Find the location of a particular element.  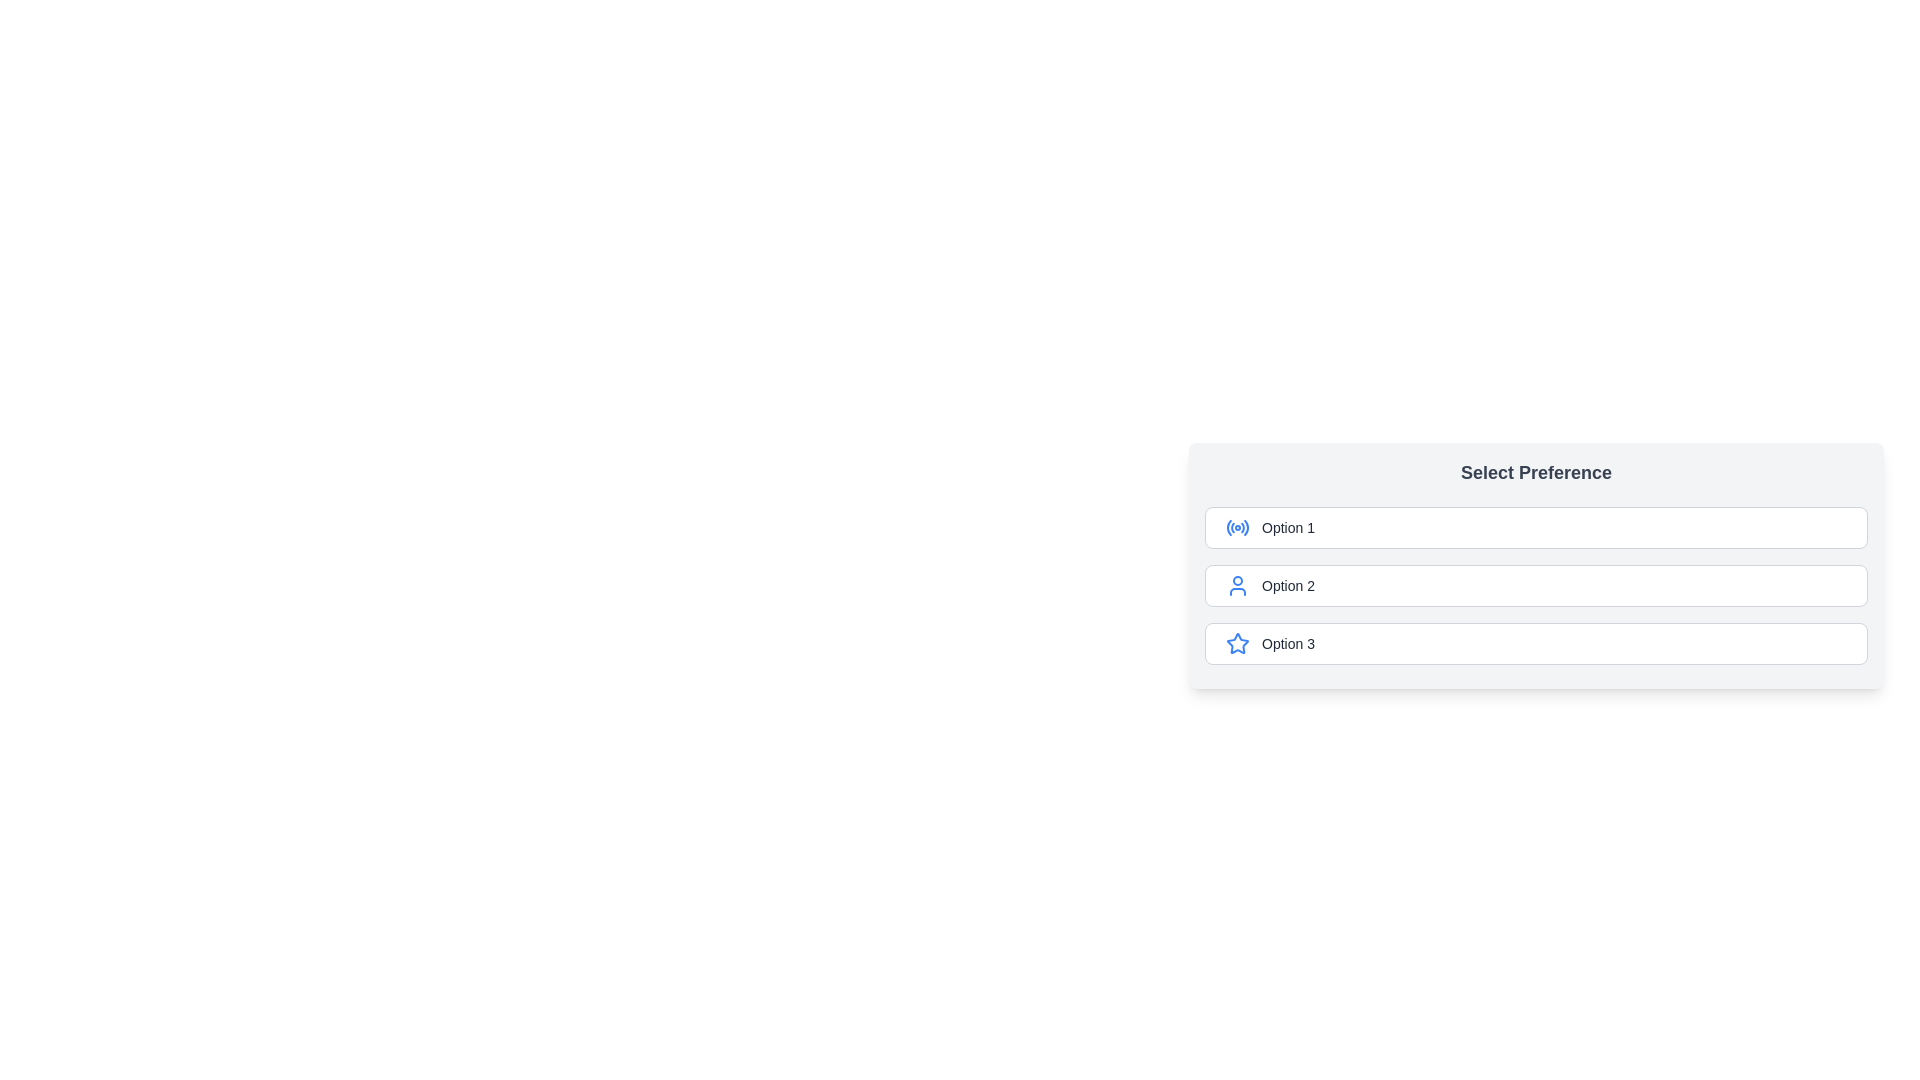

the blue icon styled as a radiating signal symbol inside the selectable box labeled 'Option 1', which is the first option in the vertical list is located at coordinates (1237, 527).